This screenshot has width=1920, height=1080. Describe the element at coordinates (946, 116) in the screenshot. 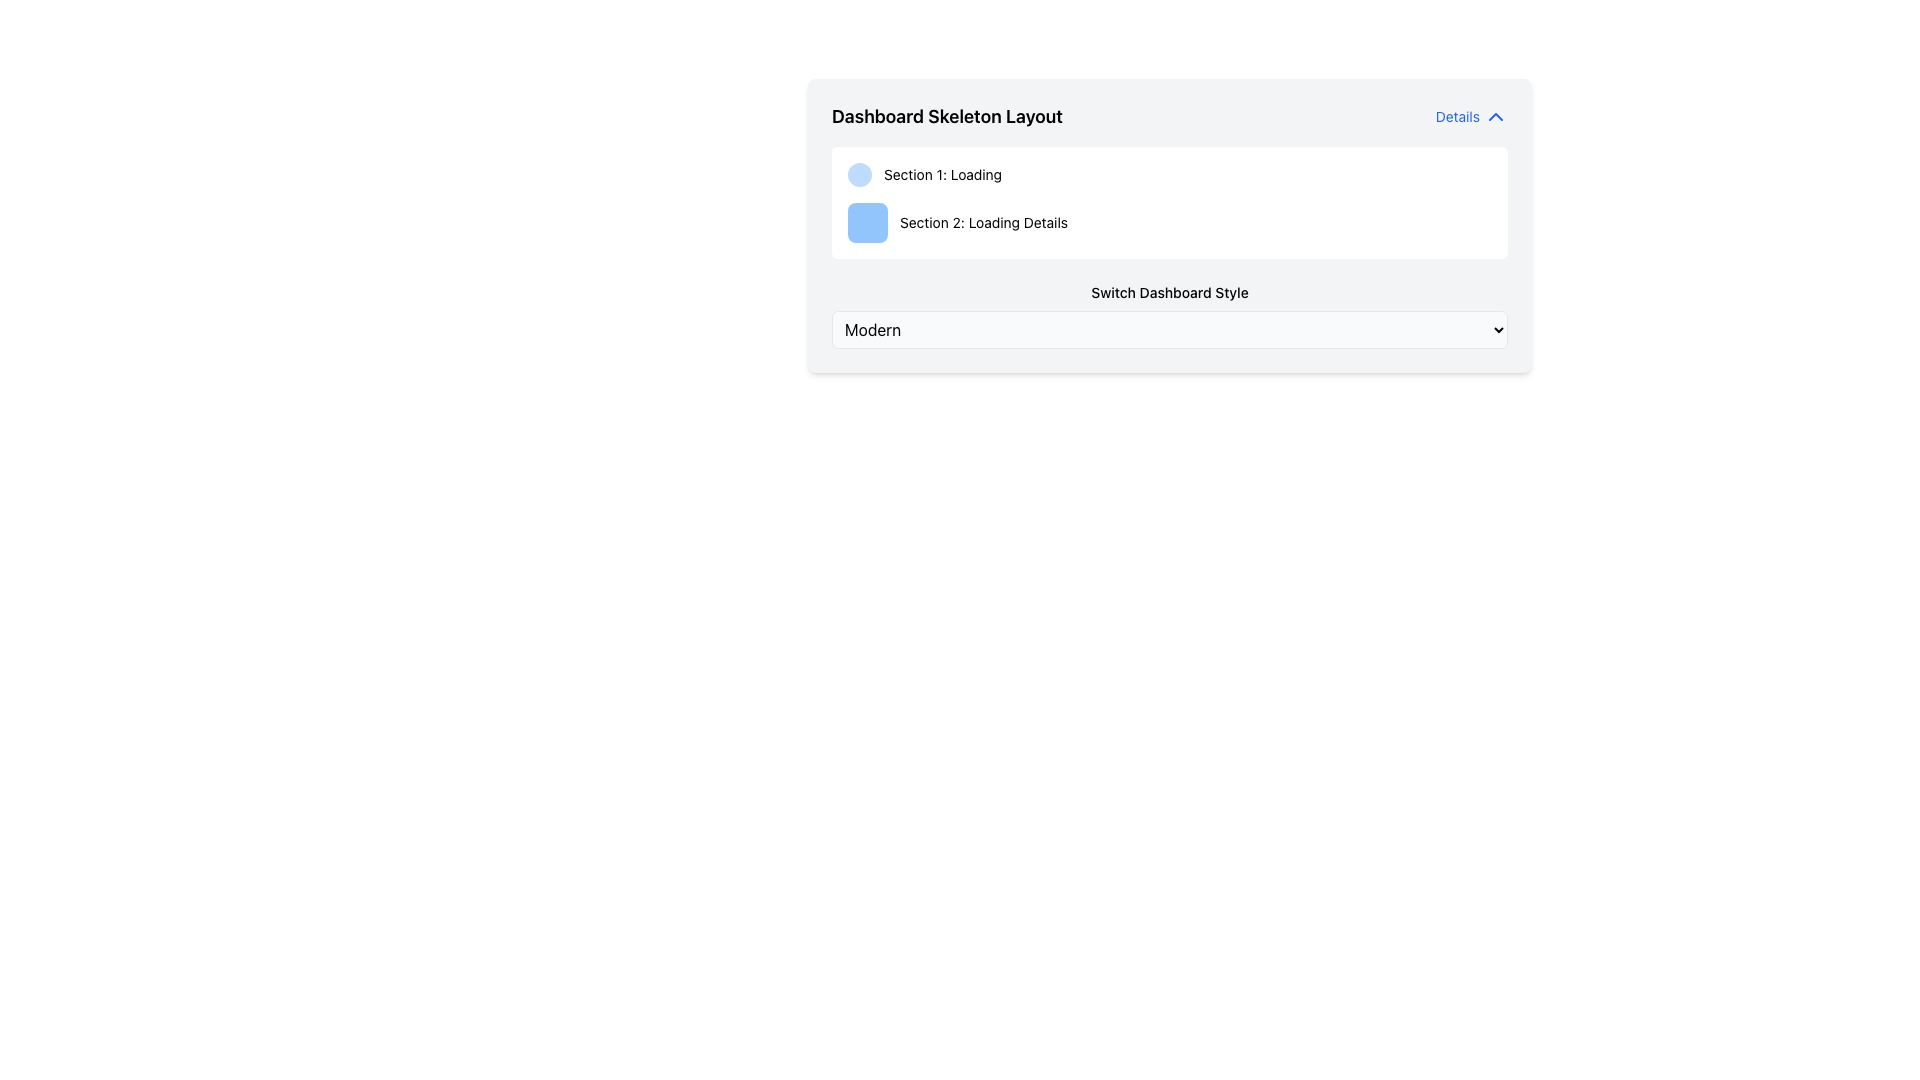

I see `text from the title label at the top of the interface, which serves as an identifier for the content below it` at that location.